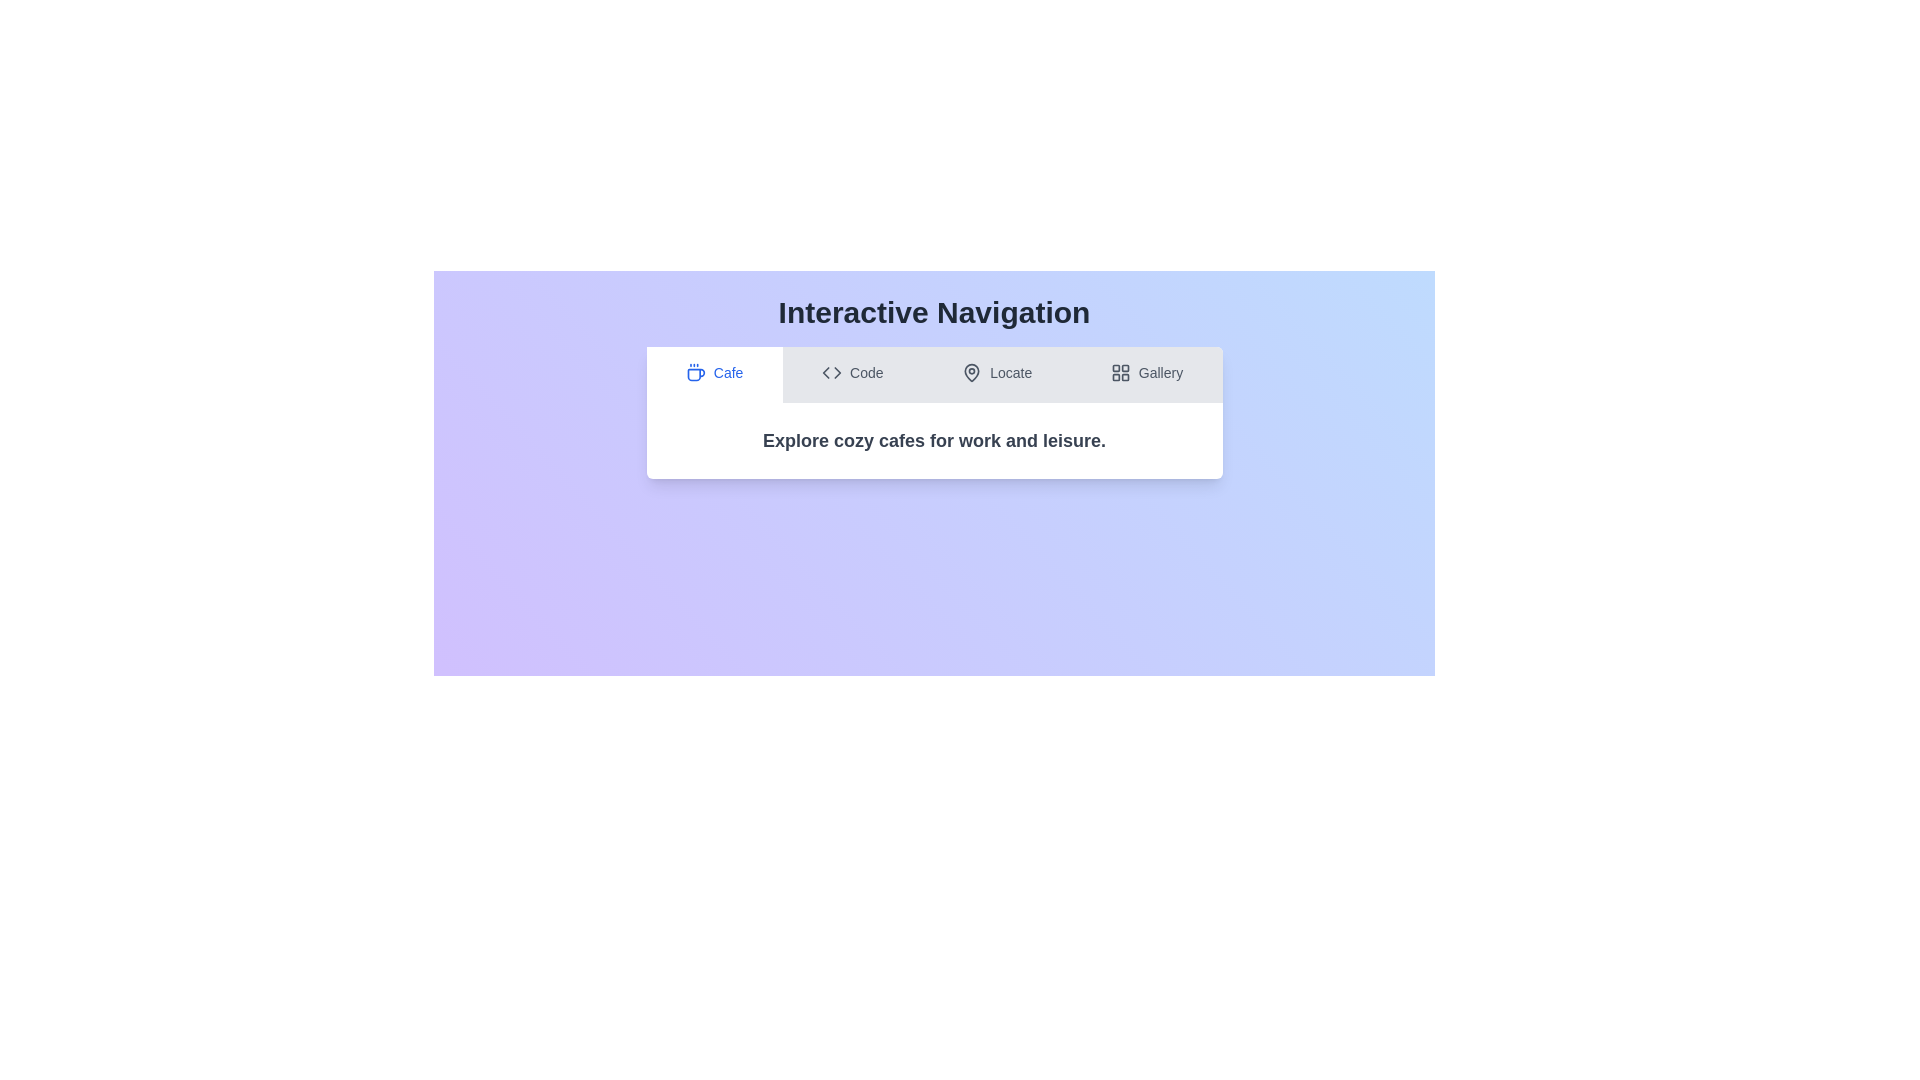  Describe the element at coordinates (997, 374) in the screenshot. I see `the tab labeled Locate` at that location.